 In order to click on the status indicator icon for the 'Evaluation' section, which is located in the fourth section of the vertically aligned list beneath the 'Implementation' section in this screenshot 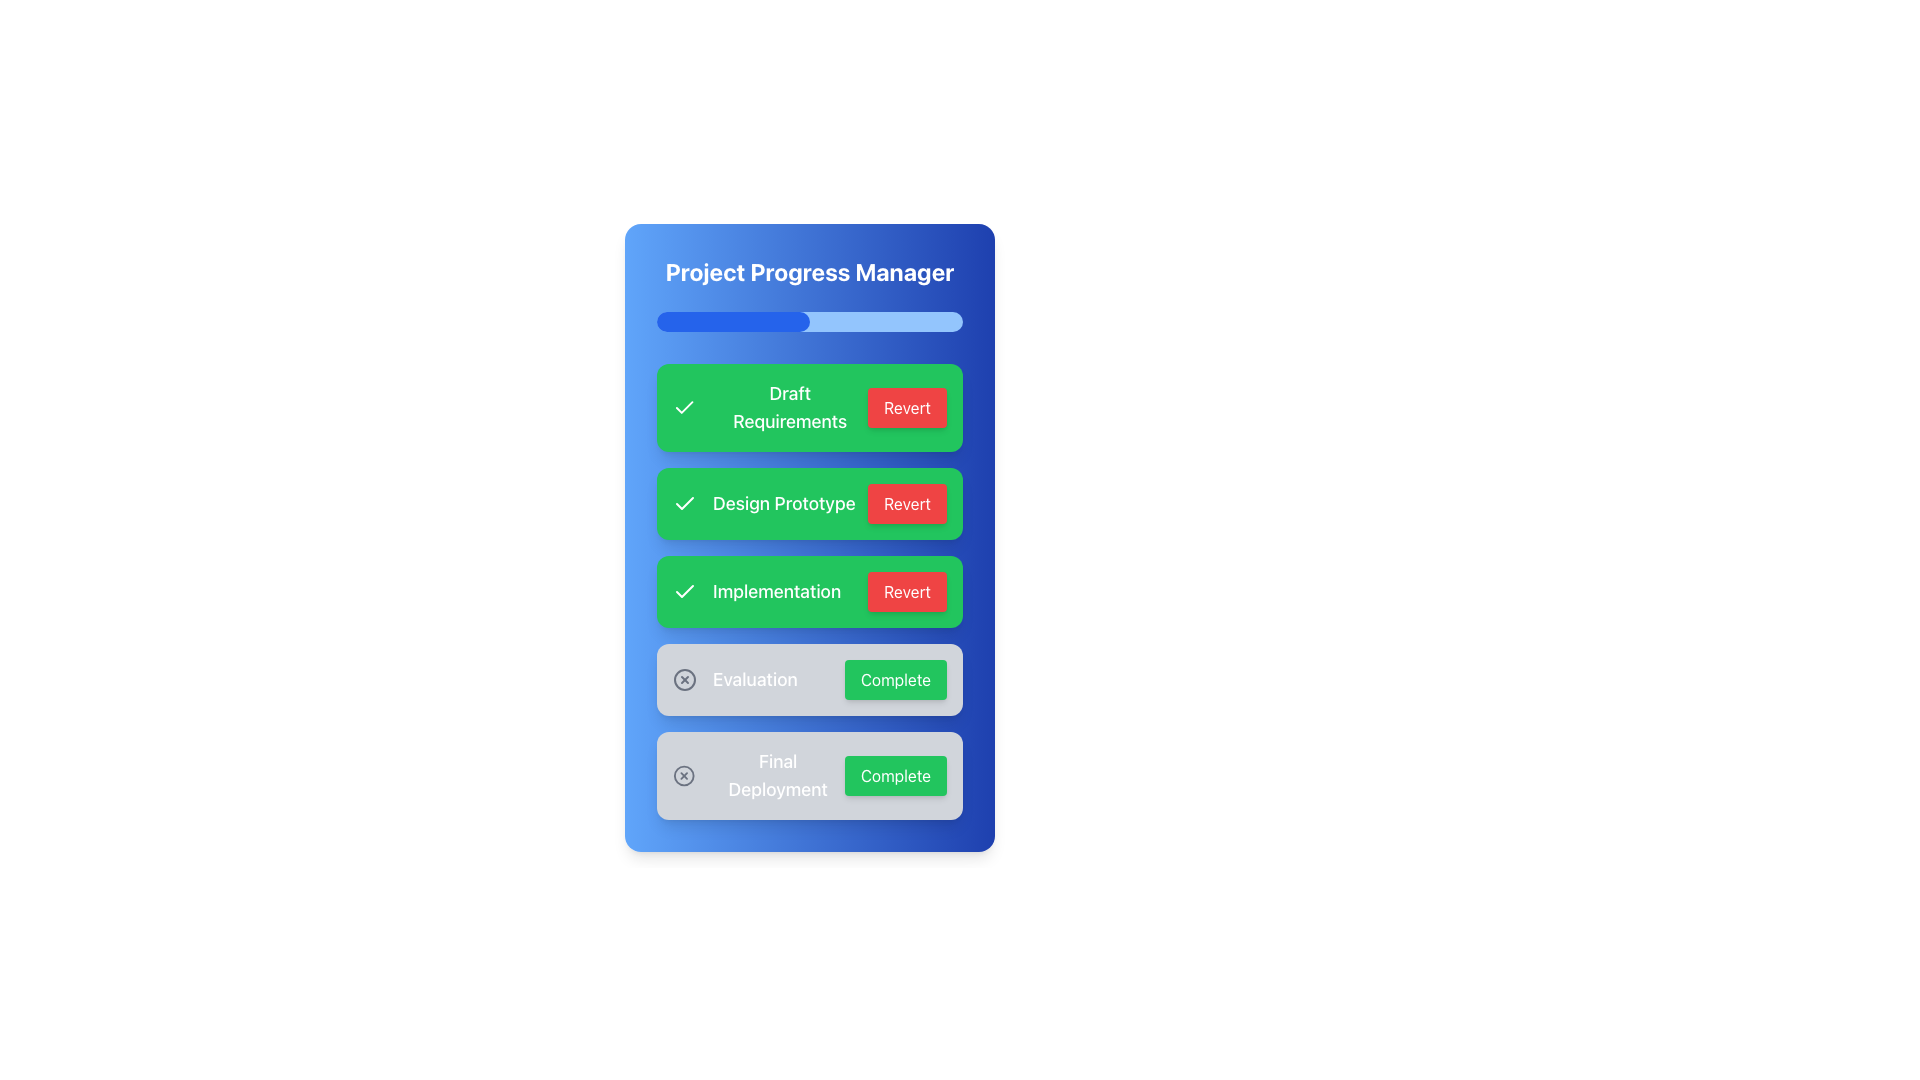, I will do `click(685, 678)`.